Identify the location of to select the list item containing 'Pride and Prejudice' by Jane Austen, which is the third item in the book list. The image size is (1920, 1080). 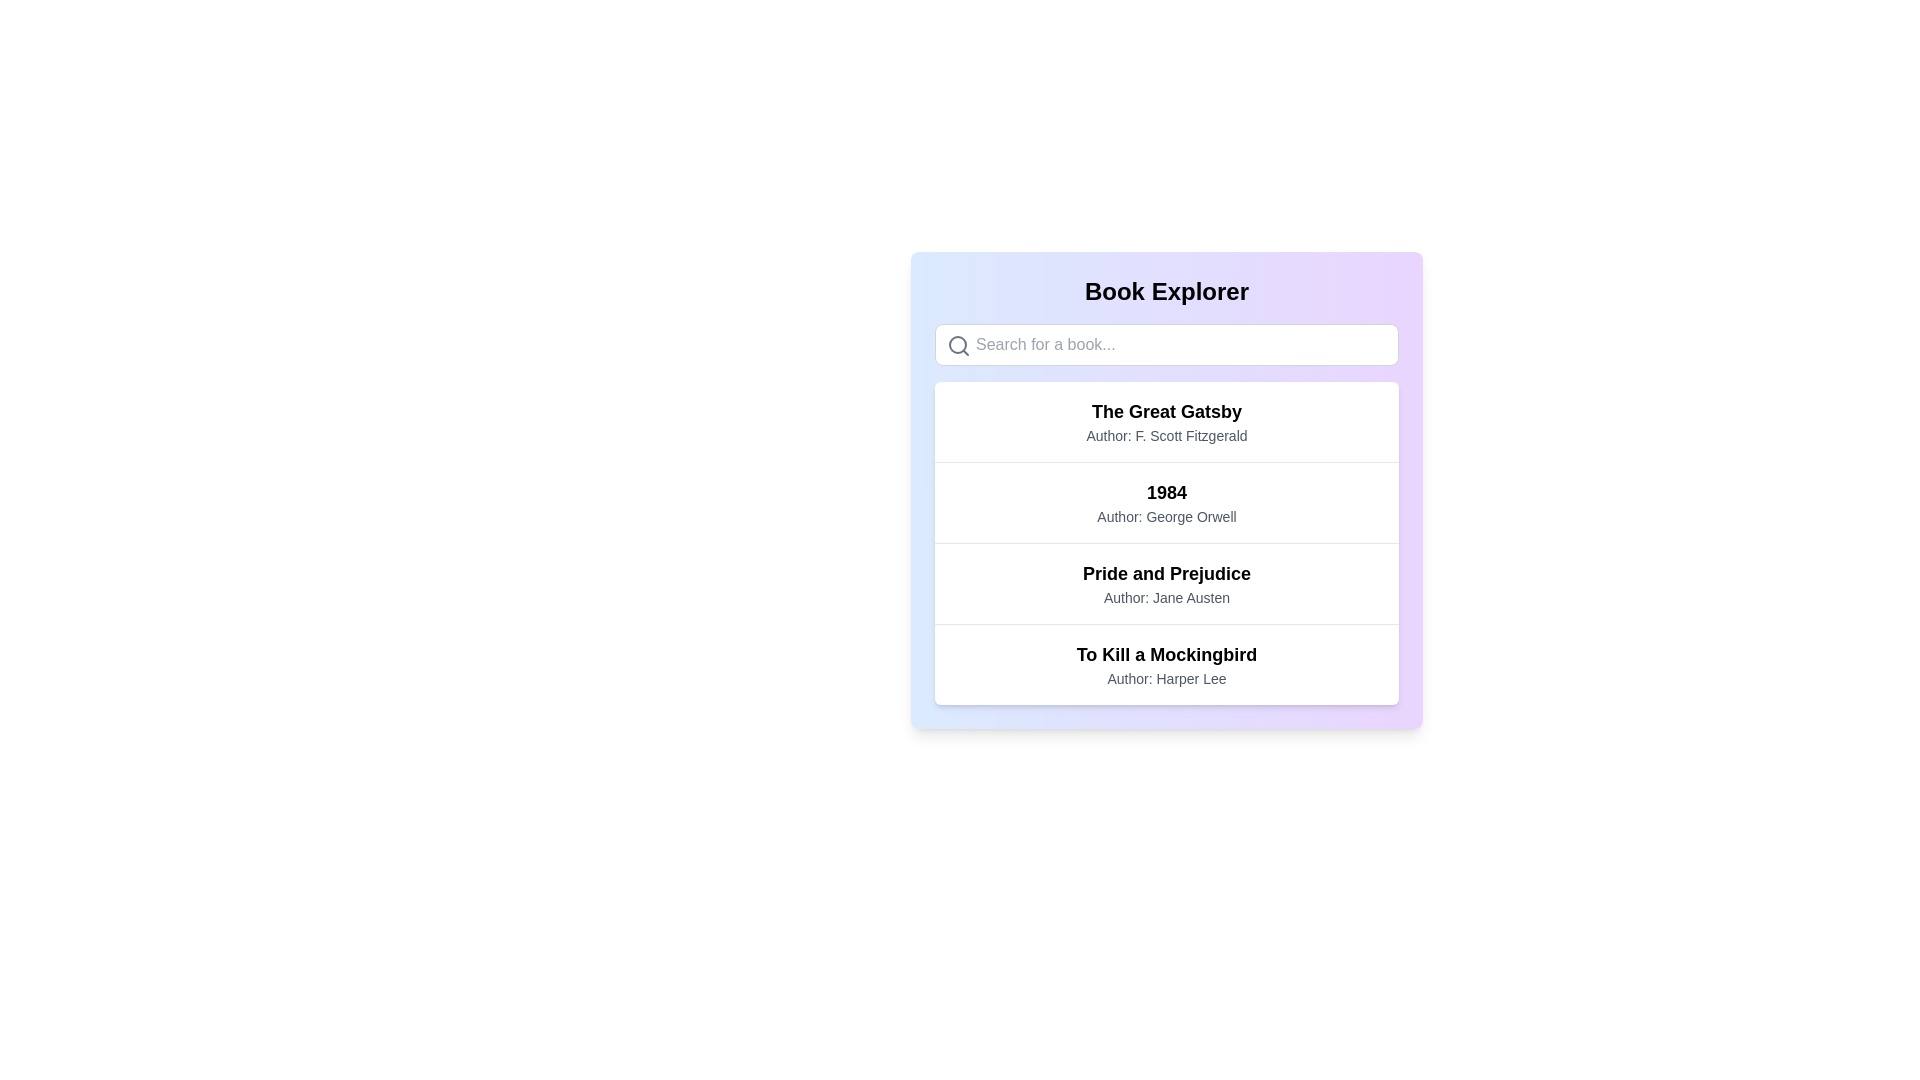
(1166, 582).